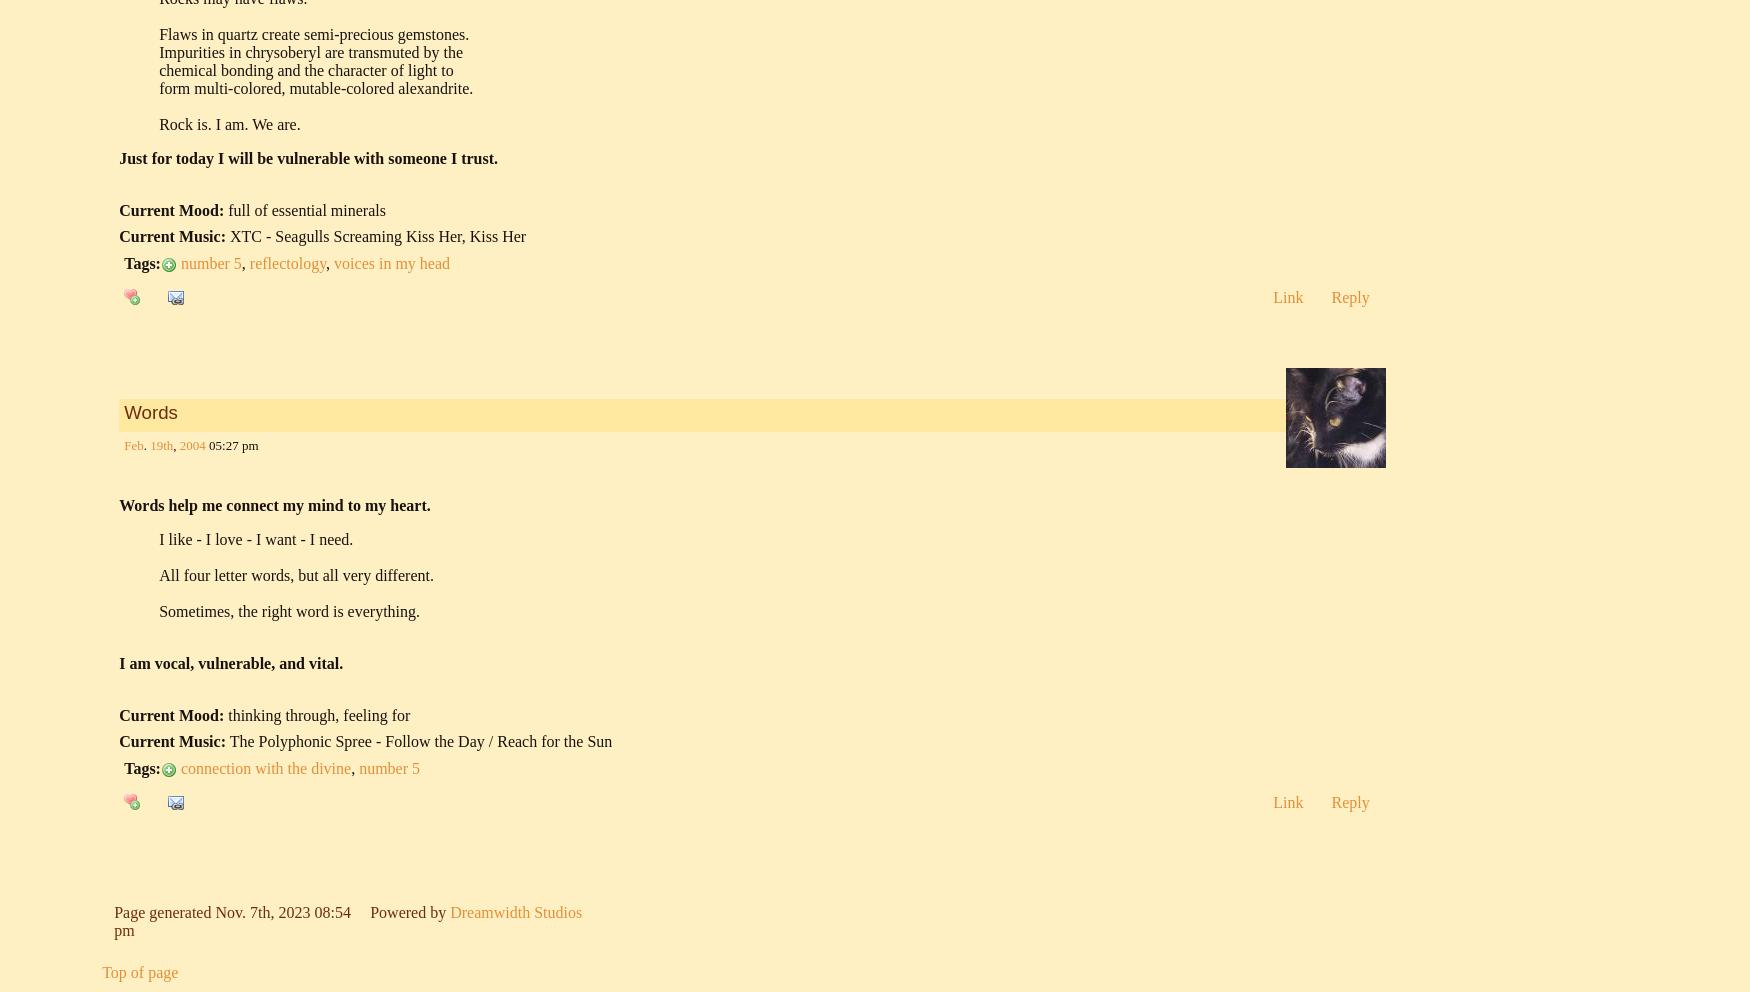 The height and width of the screenshot is (992, 1750). What do you see at coordinates (119, 503) in the screenshot?
I see `'Words help me connect my mind to my heart.'` at bounding box center [119, 503].